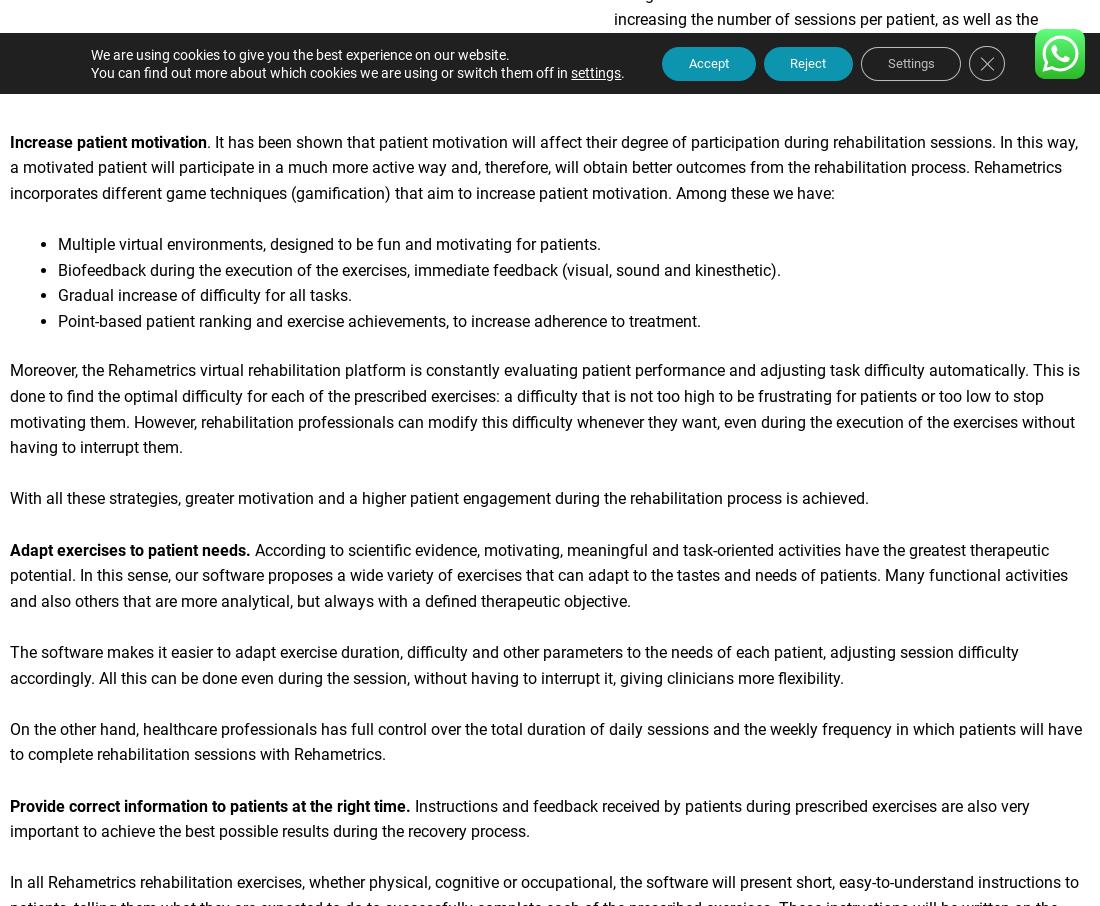 This screenshot has width=1100, height=906. What do you see at coordinates (521, 377) in the screenshot?
I see `'Moreover, the Rehametrics virtual rehabilitation platform is constantly evaluating patient performance and adjusting task difficulty automatically.'` at bounding box center [521, 377].